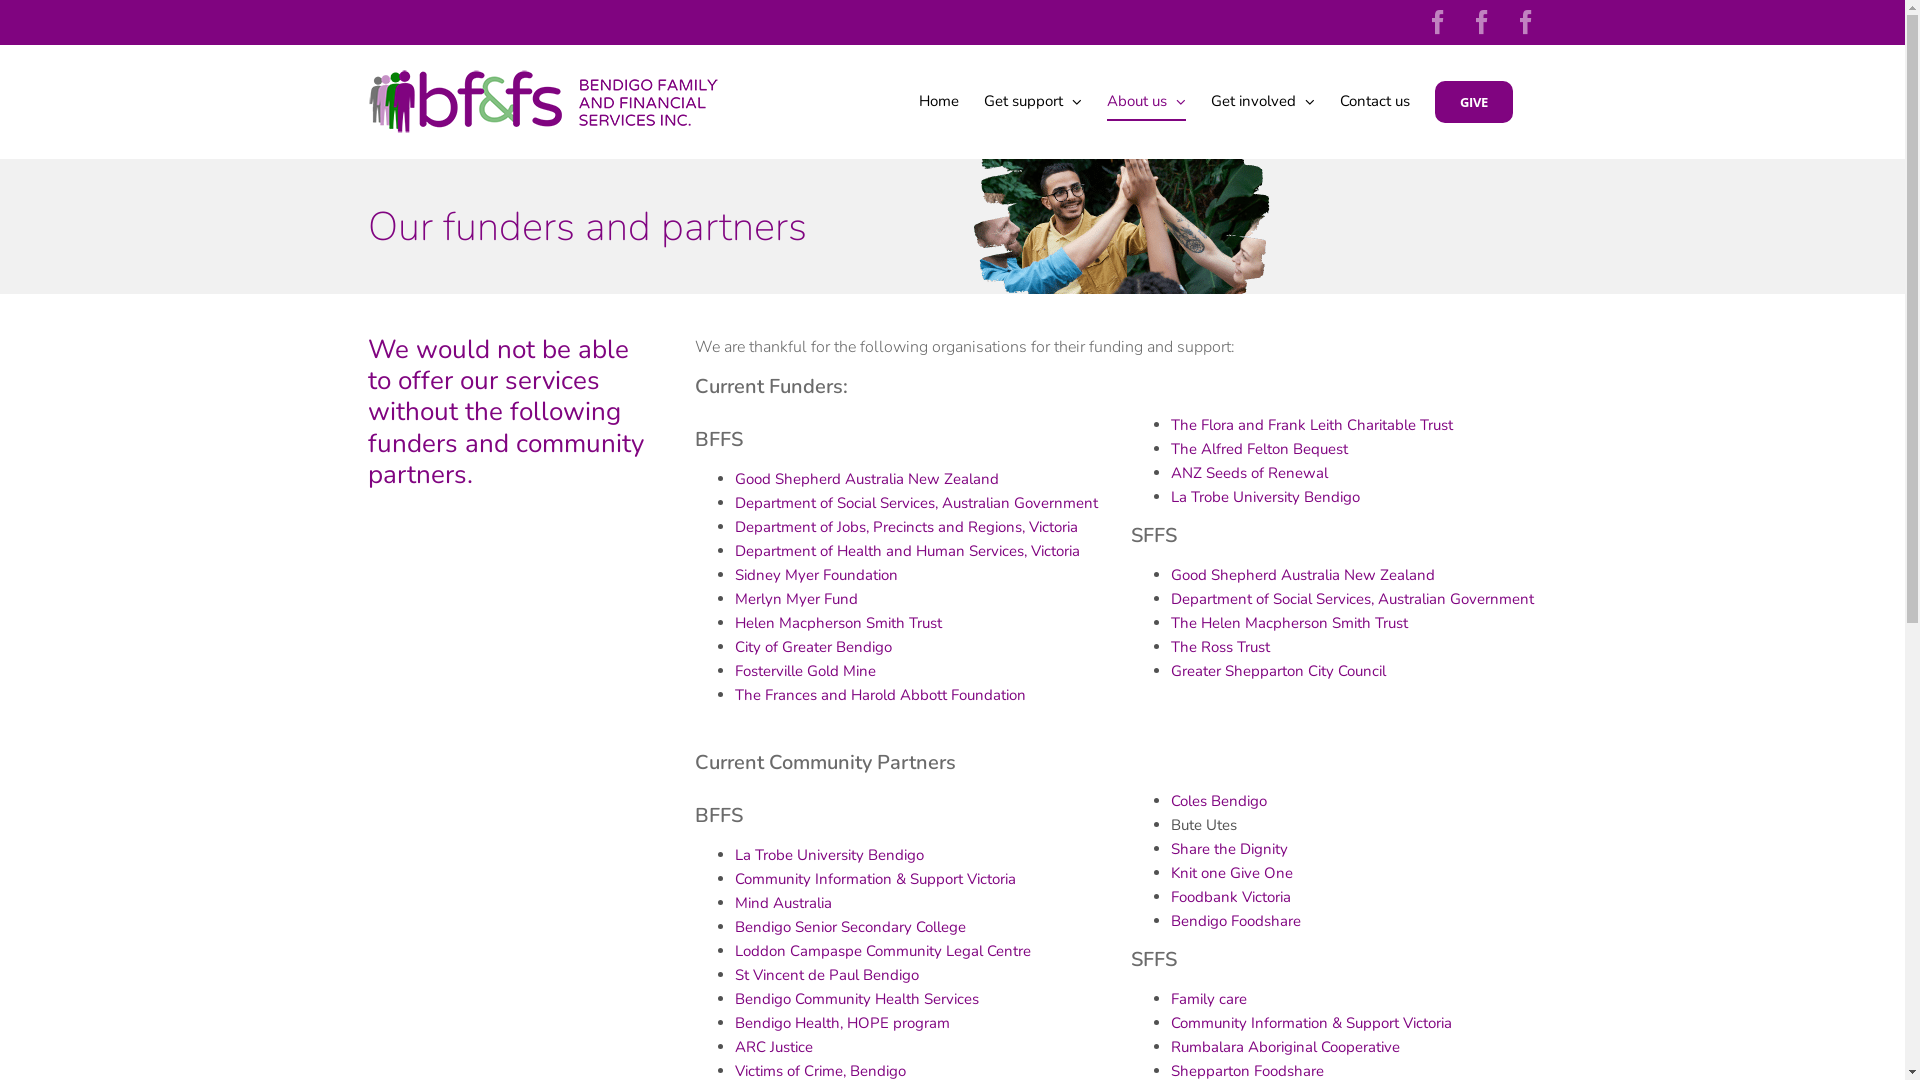 The height and width of the screenshot is (1080, 1920). What do you see at coordinates (842, 1022) in the screenshot?
I see `'Bendigo Health, HOPE program'` at bounding box center [842, 1022].